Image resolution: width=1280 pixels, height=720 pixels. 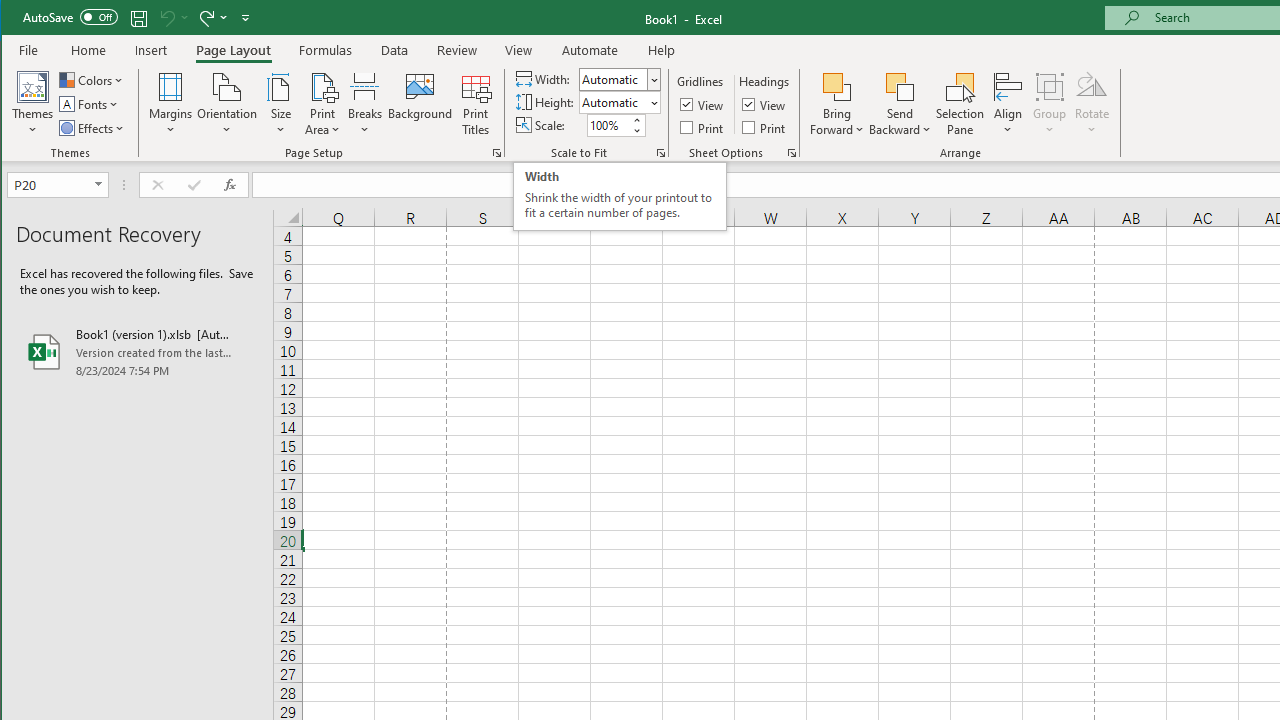 I want to click on 'Colors', so click(x=92, y=79).